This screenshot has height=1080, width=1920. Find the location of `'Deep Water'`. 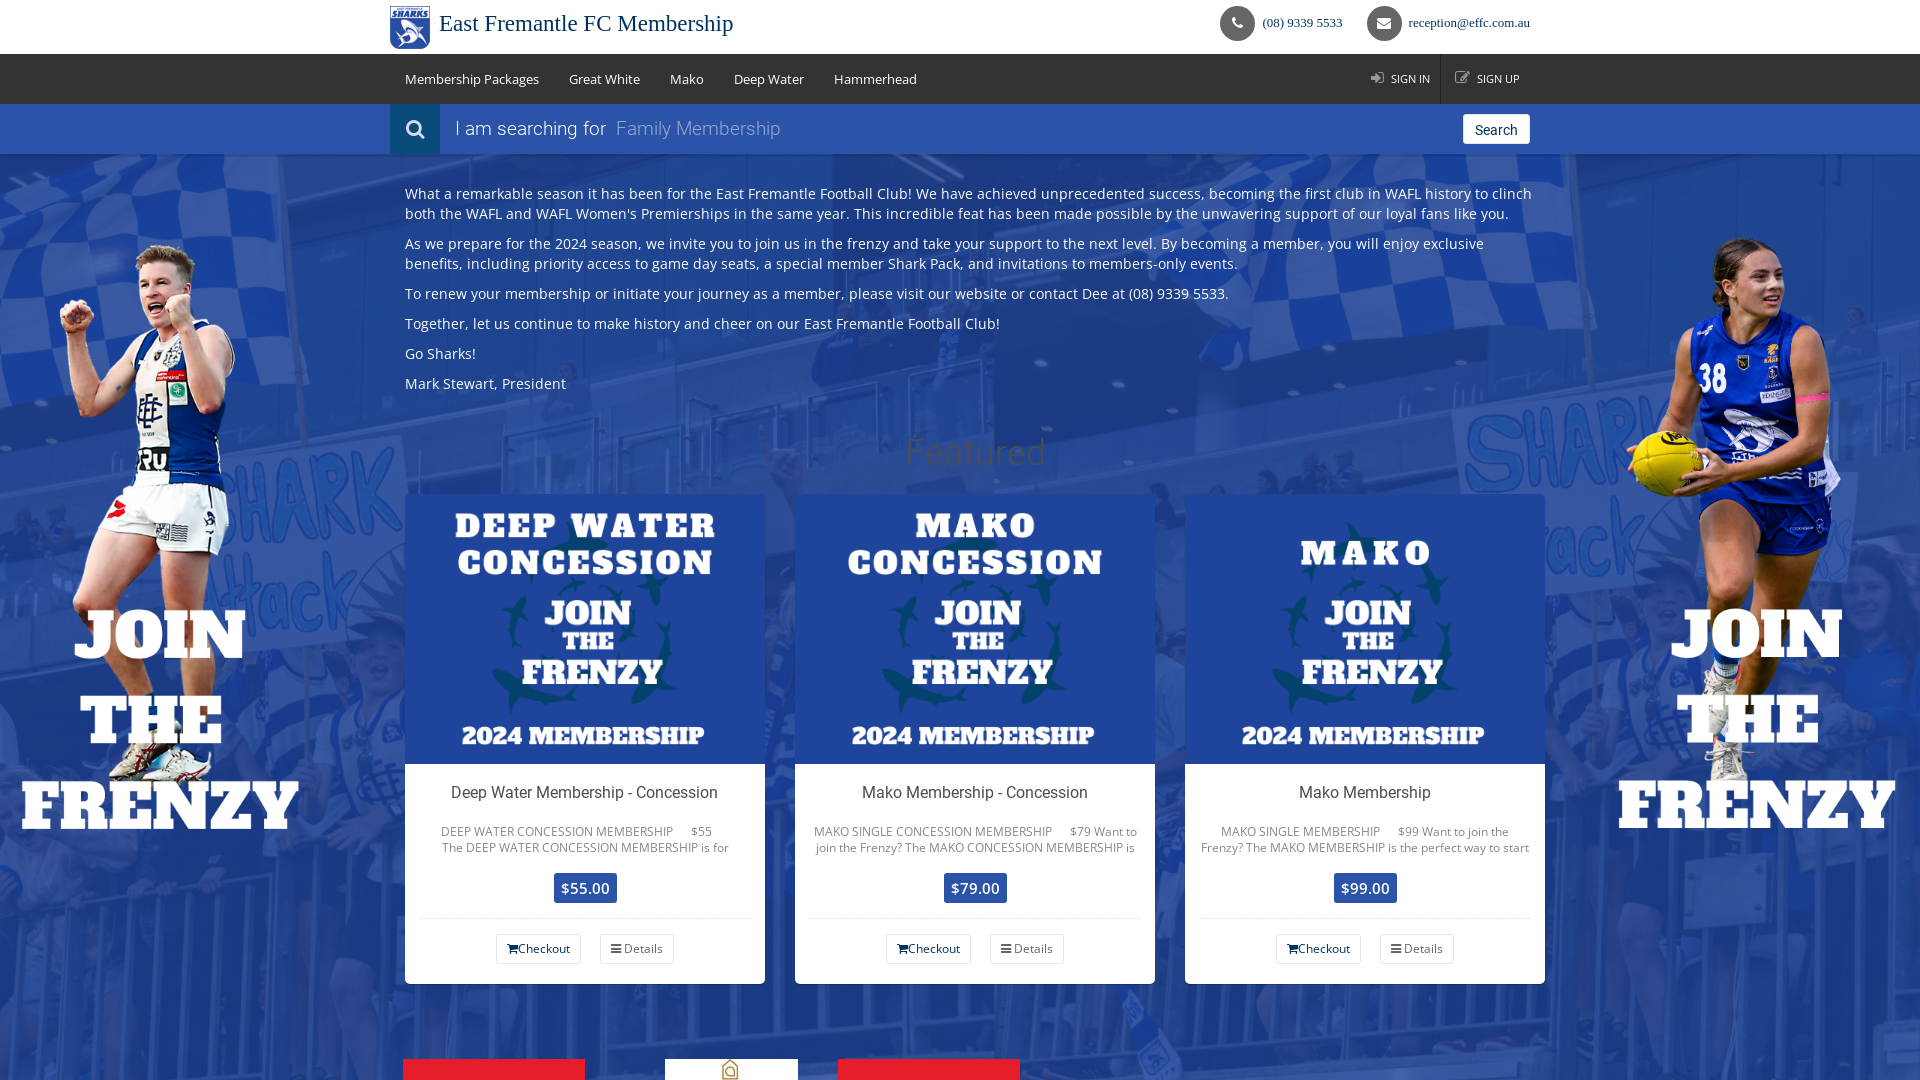

'Deep Water' is located at coordinates (767, 77).